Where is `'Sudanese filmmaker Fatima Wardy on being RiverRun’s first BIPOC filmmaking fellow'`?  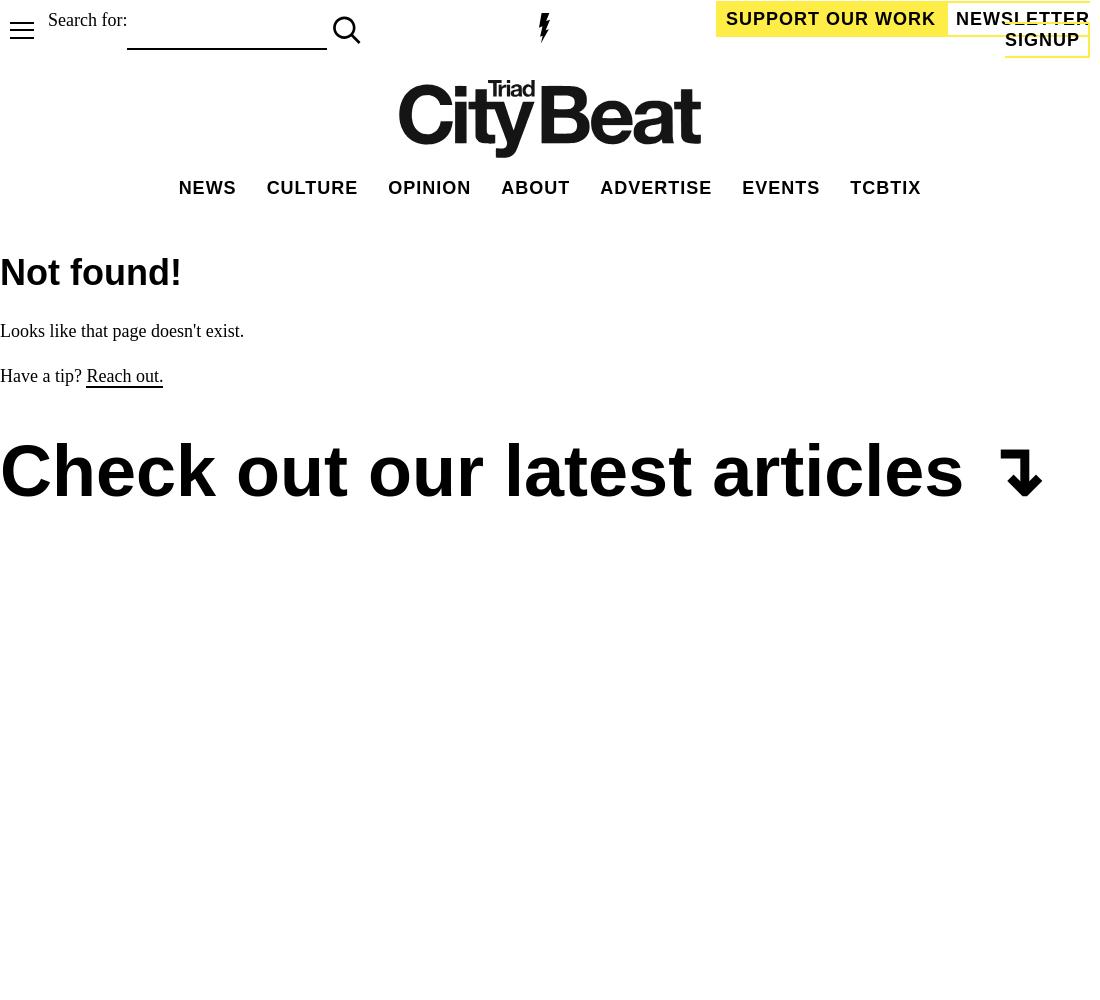 'Sudanese filmmaker Fatima Wardy on being RiverRun’s first BIPOC filmmaking fellow' is located at coordinates (19, 868).